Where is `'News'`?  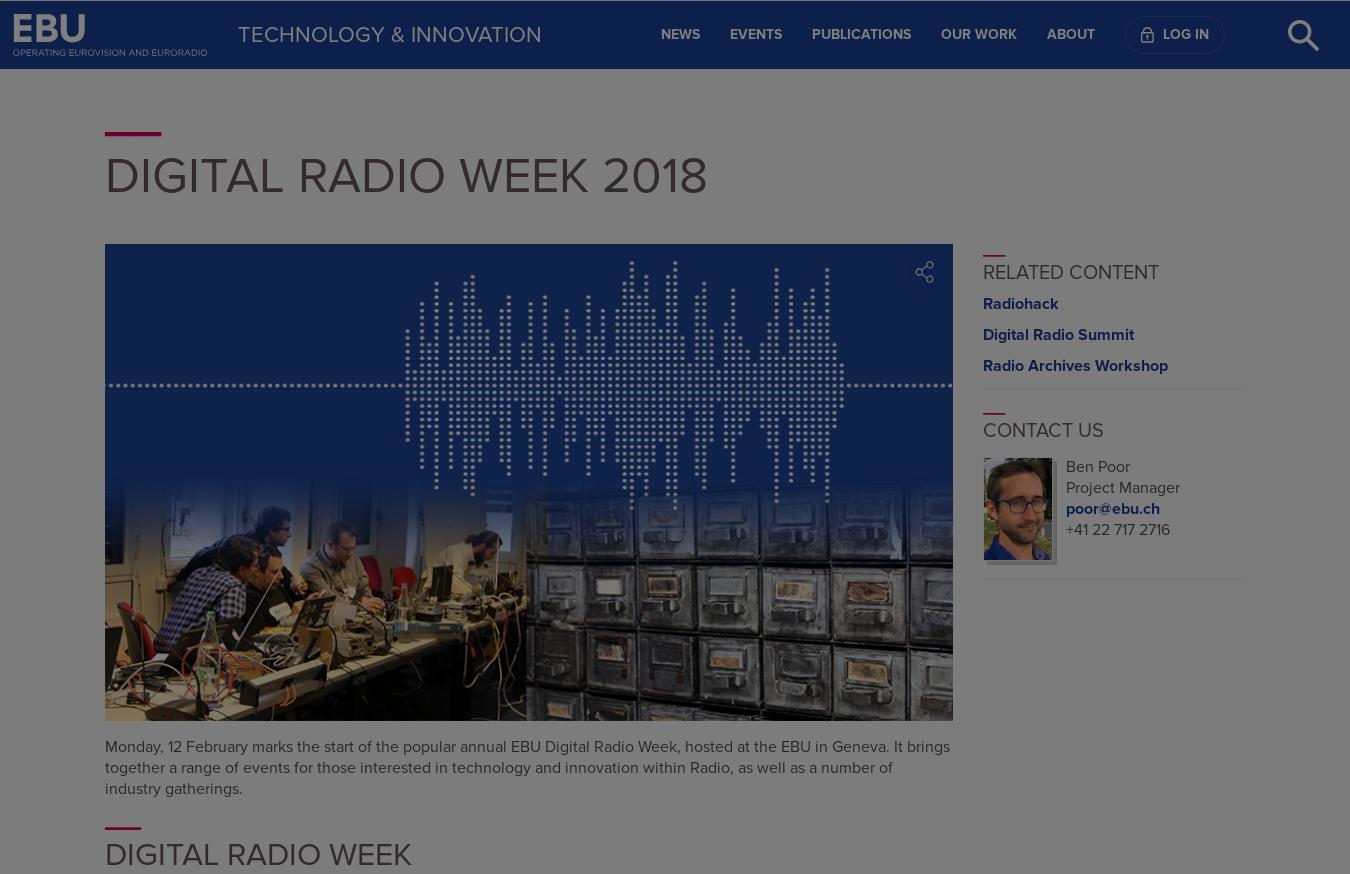 'News' is located at coordinates (679, 32).